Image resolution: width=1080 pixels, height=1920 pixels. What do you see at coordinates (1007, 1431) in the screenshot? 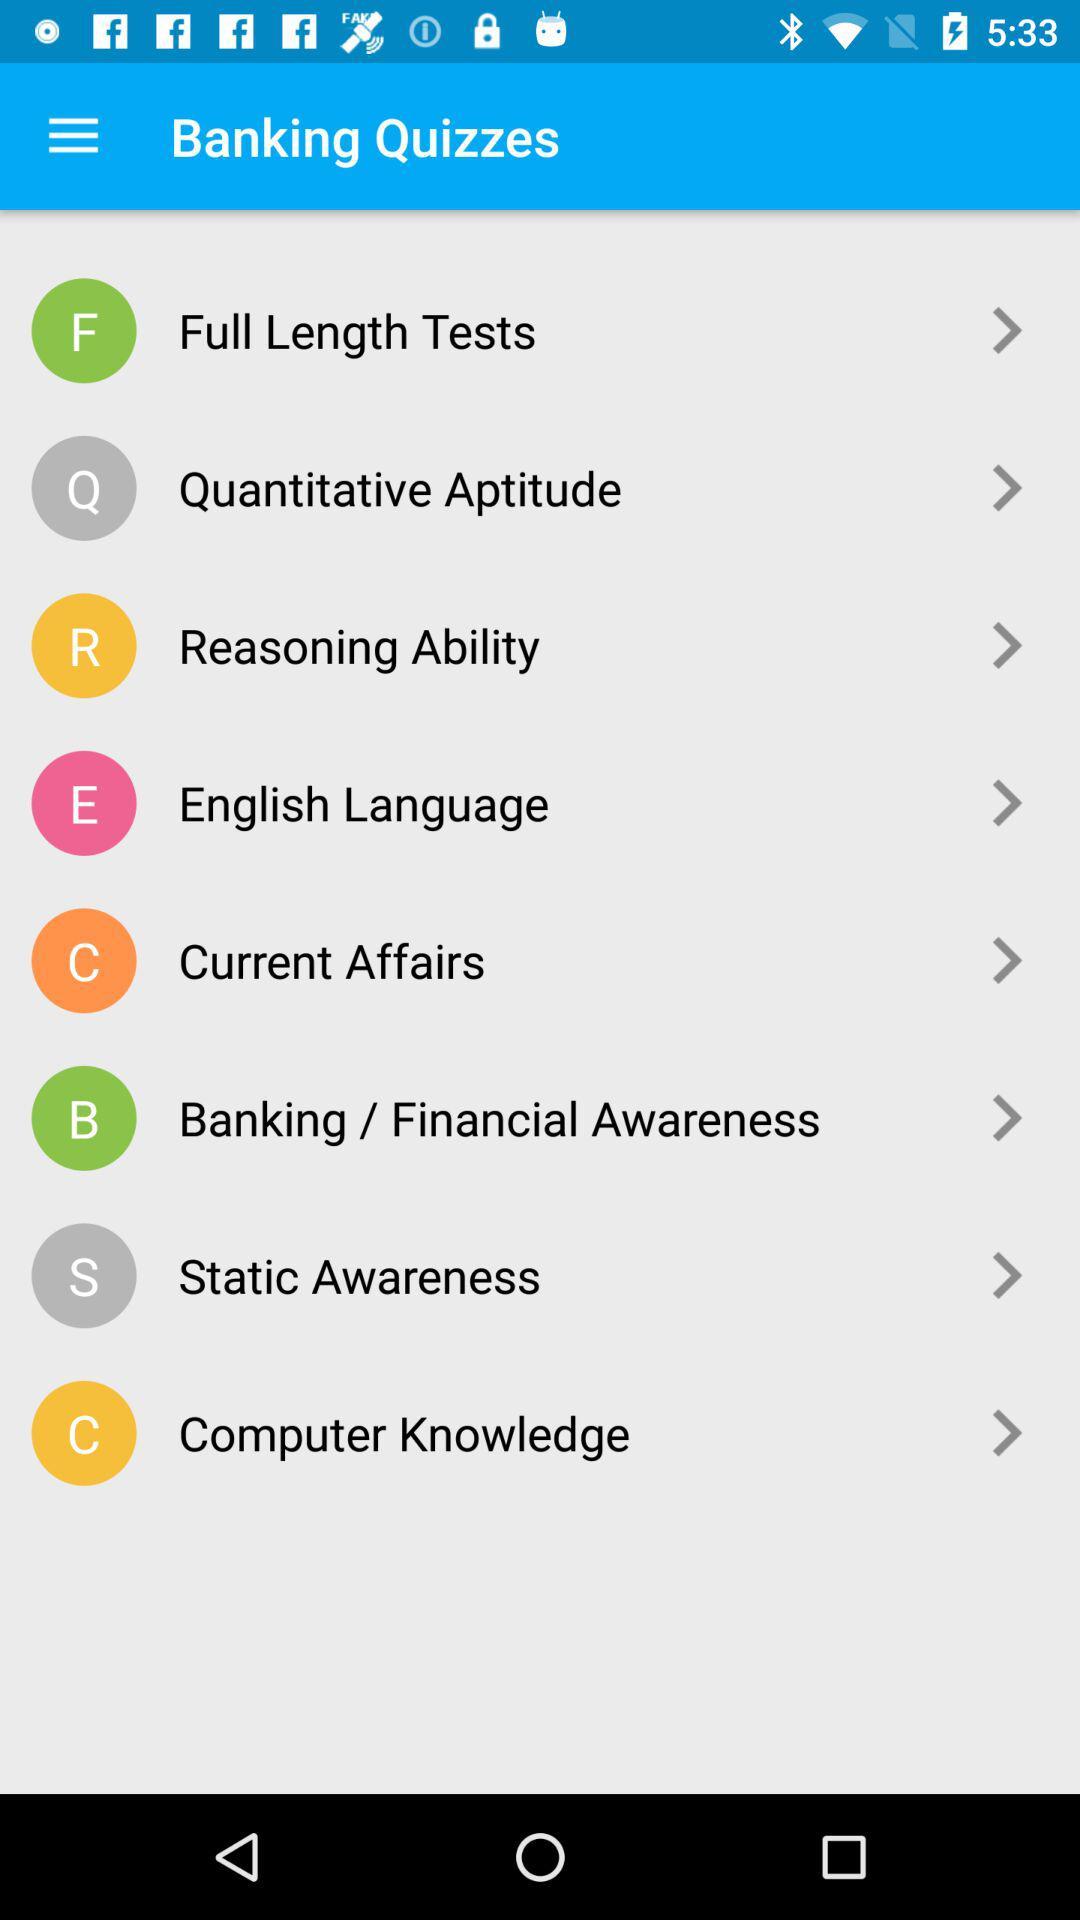
I see `the icon next to the computer knowledge item` at bounding box center [1007, 1431].